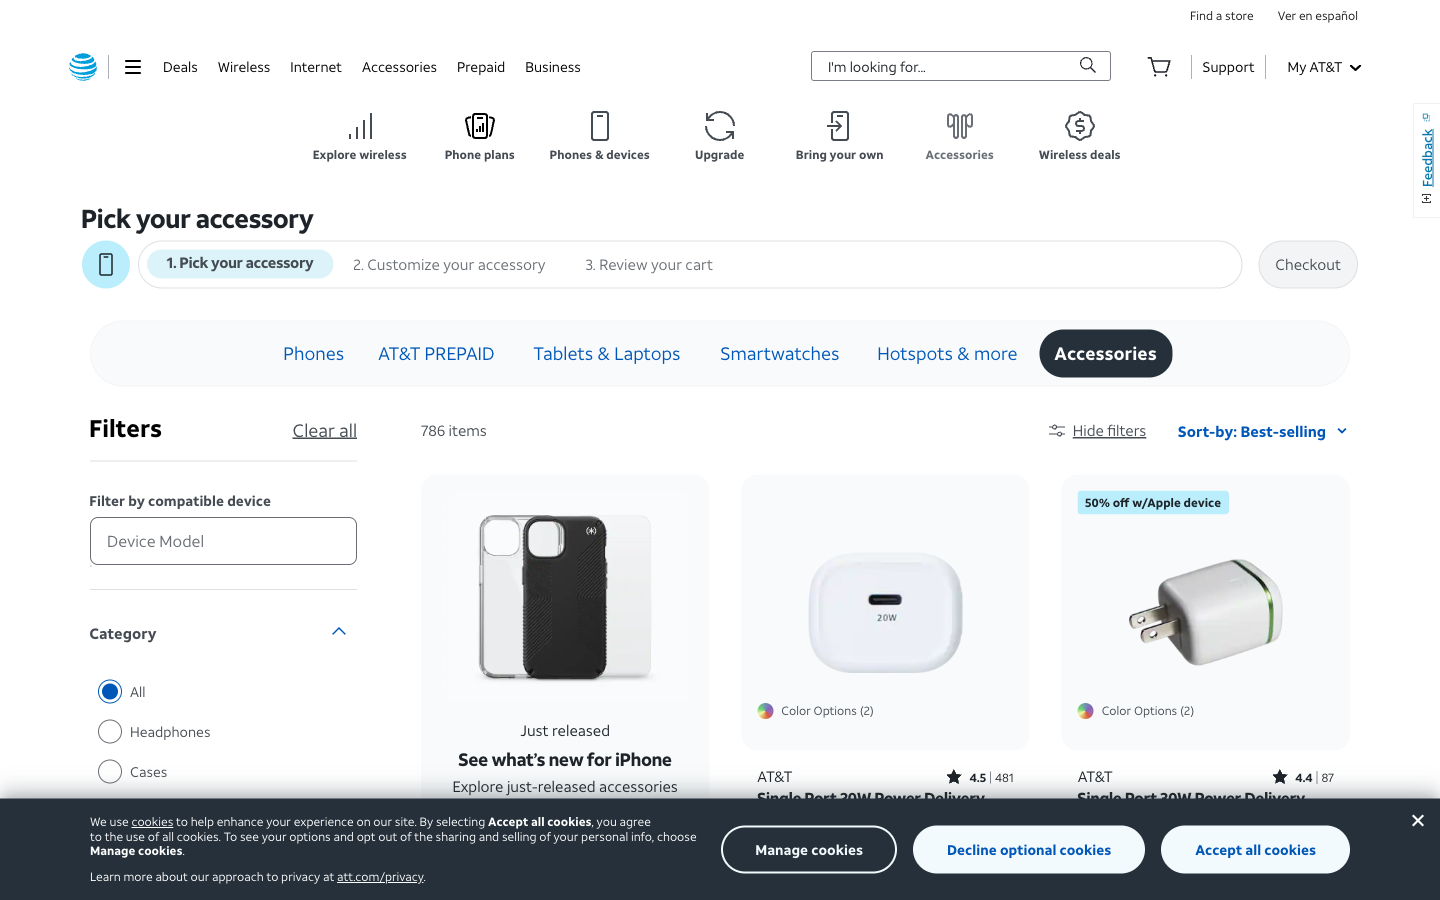 The image size is (1440, 900). What do you see at coordinates (179, 65) in the screenshot?
I see `Explore all the different categories under deals` at bounding box center [179, 65].